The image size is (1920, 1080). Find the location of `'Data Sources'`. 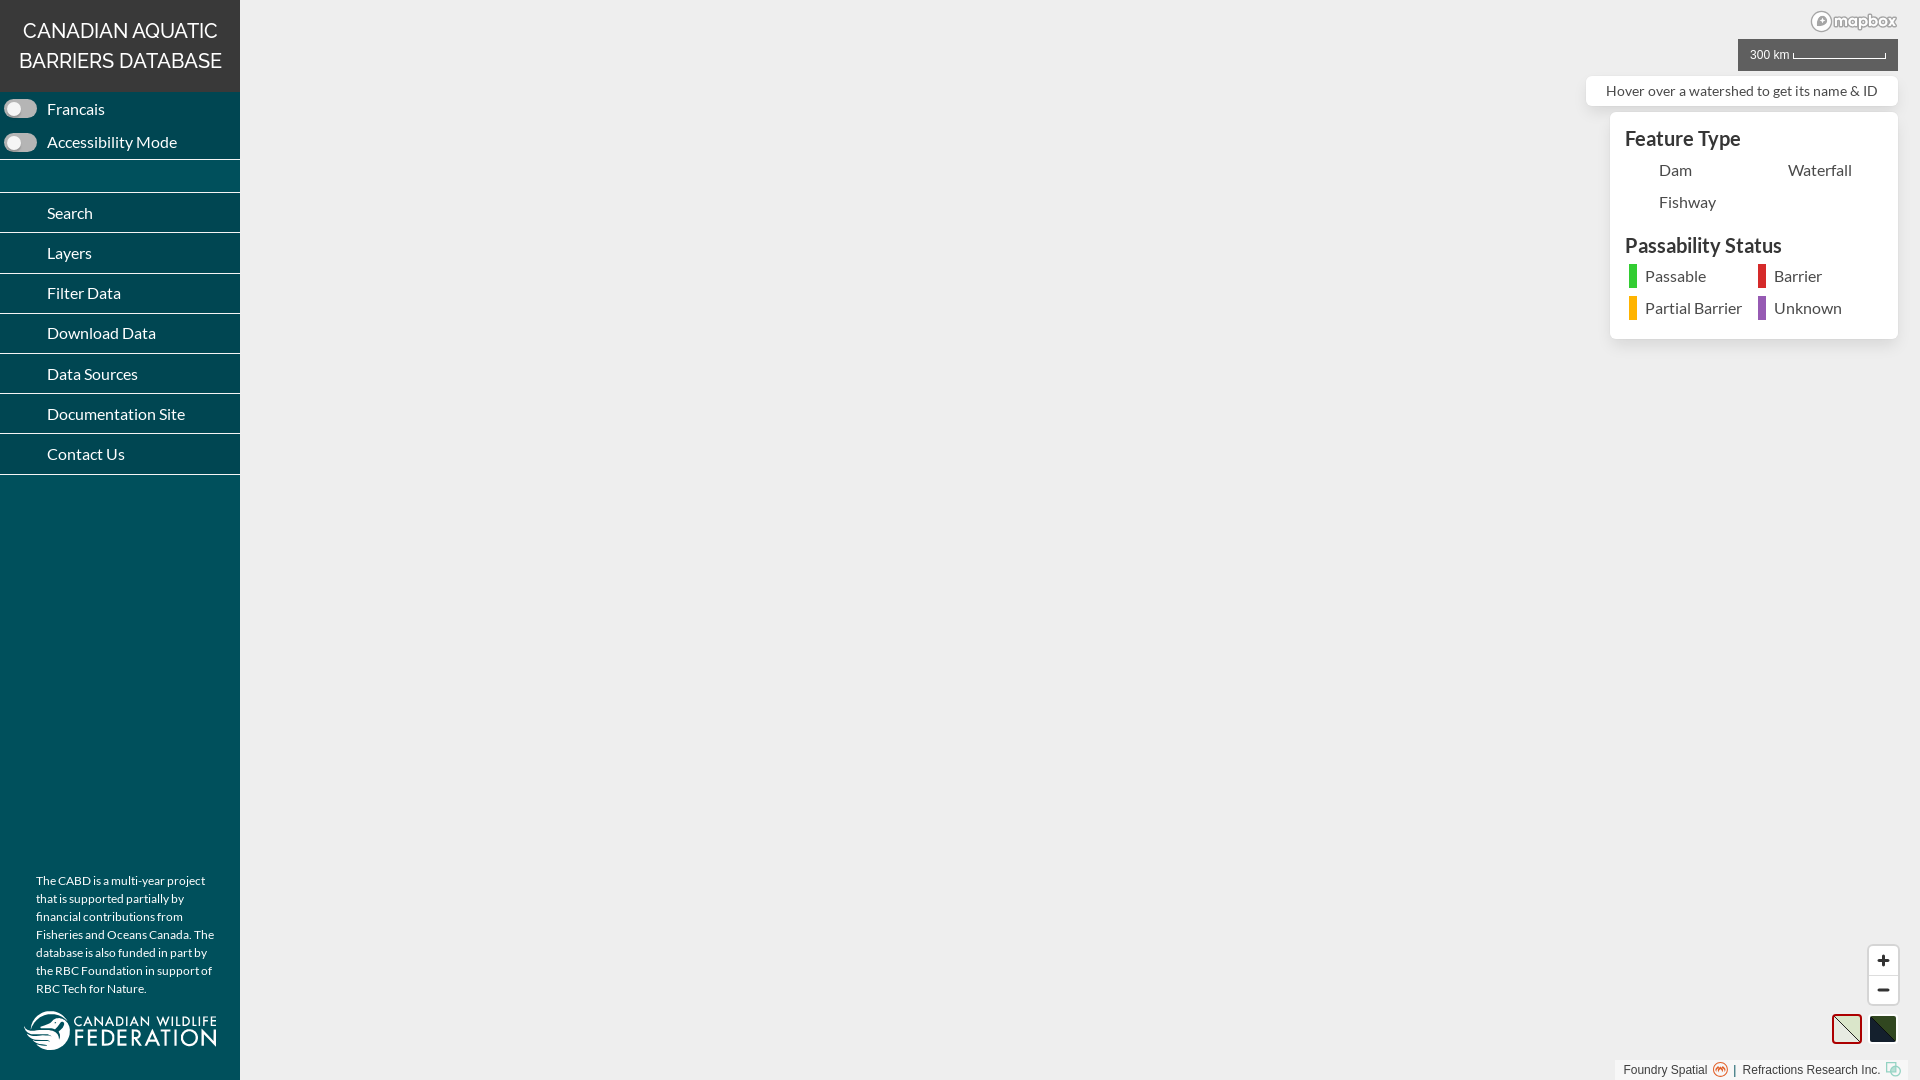

'Data Sources' is located at coordinates (119, 373).